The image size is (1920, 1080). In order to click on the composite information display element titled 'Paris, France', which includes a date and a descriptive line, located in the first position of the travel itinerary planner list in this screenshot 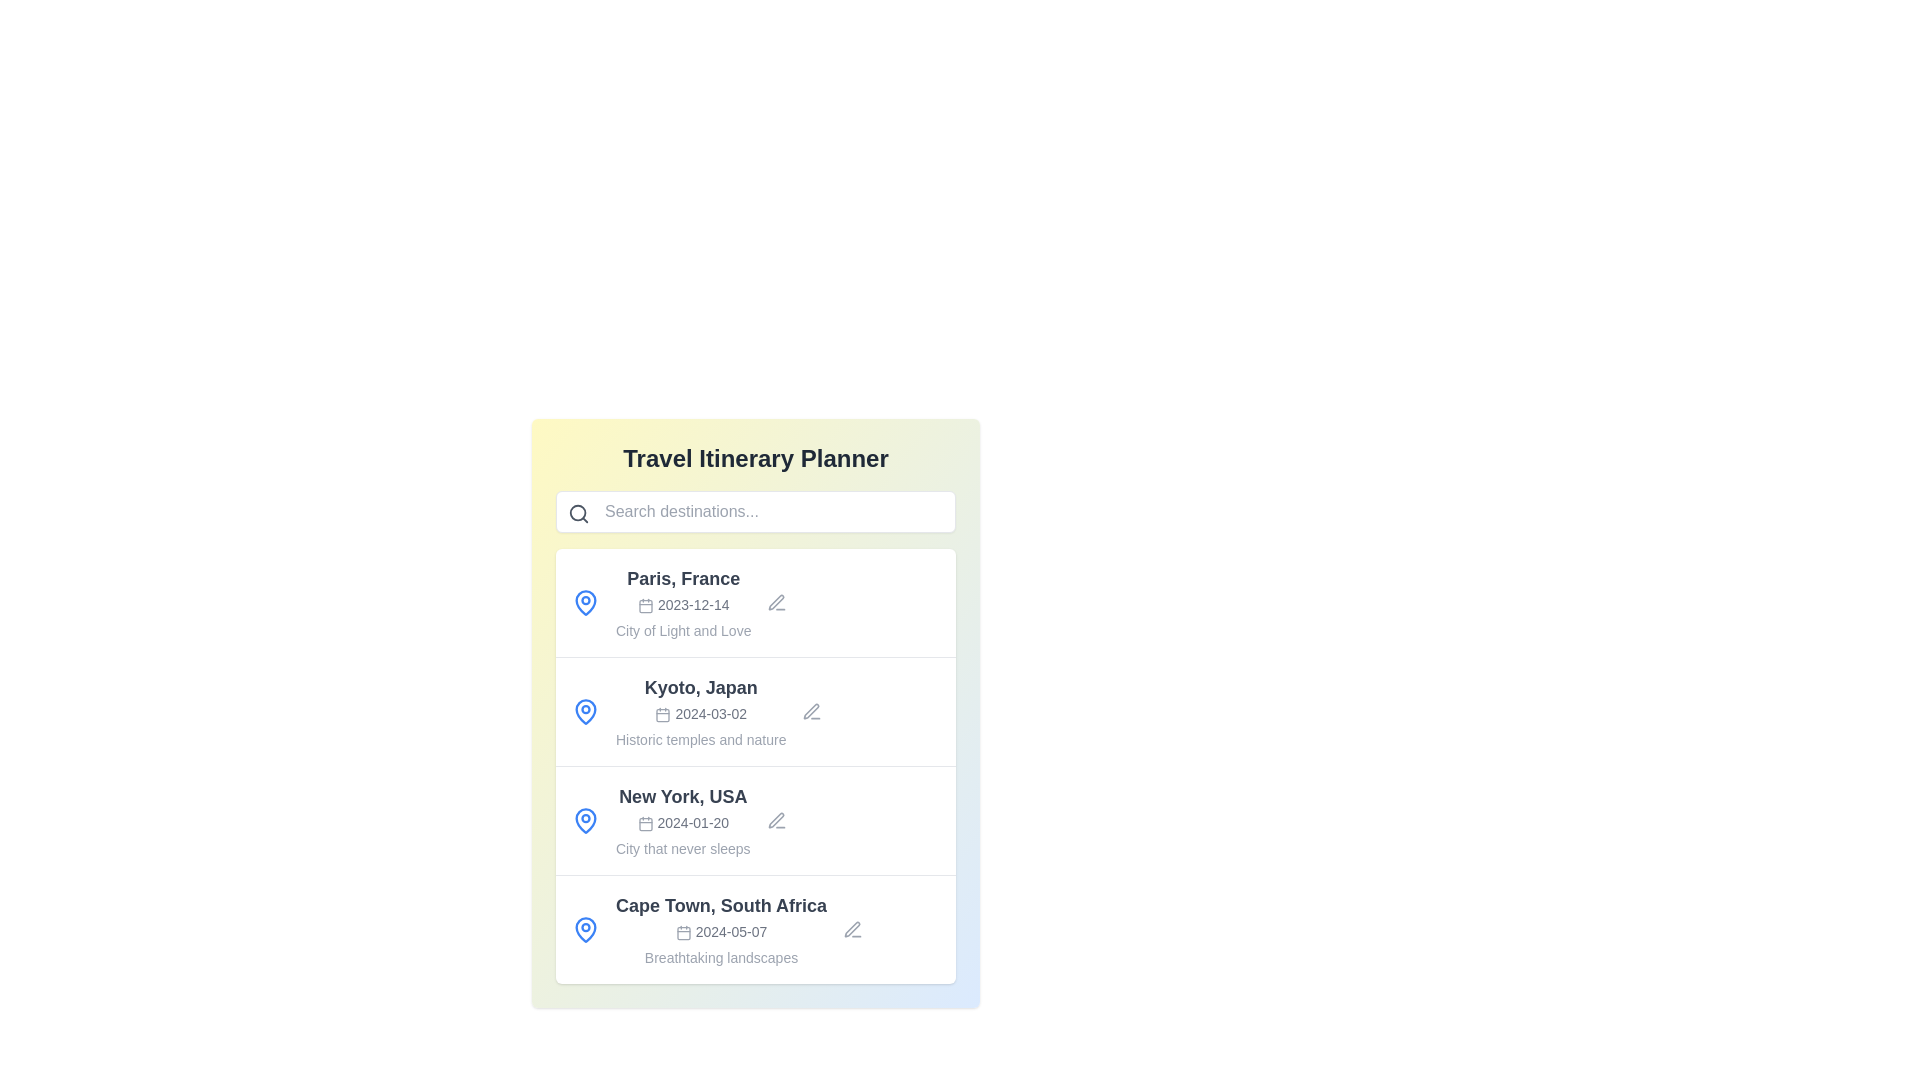, I will do `click(683, 601)`.